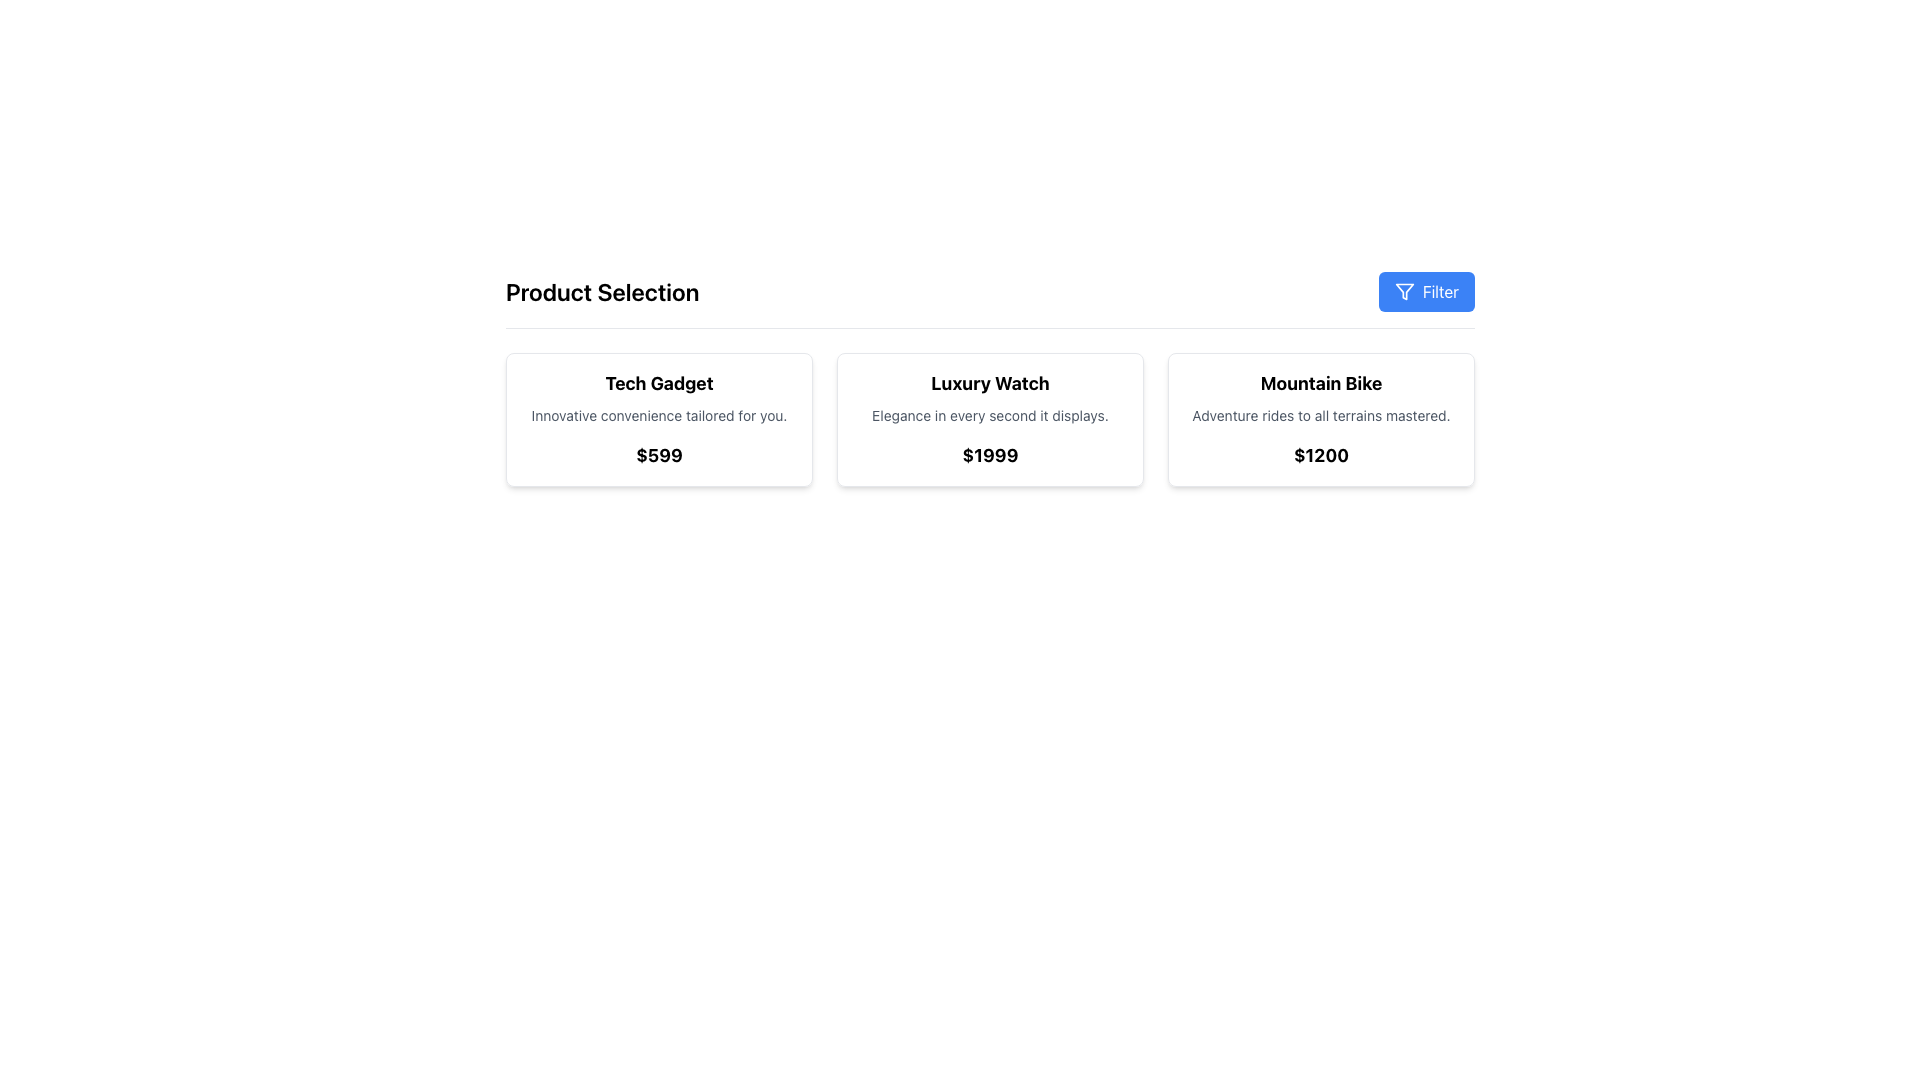 Image resolution: width=1920 pixels, height=1080 pixels. I want to click on the filtering icon located inside the blue 'Filter' button at the top right of the layout, so click(1403, 292).